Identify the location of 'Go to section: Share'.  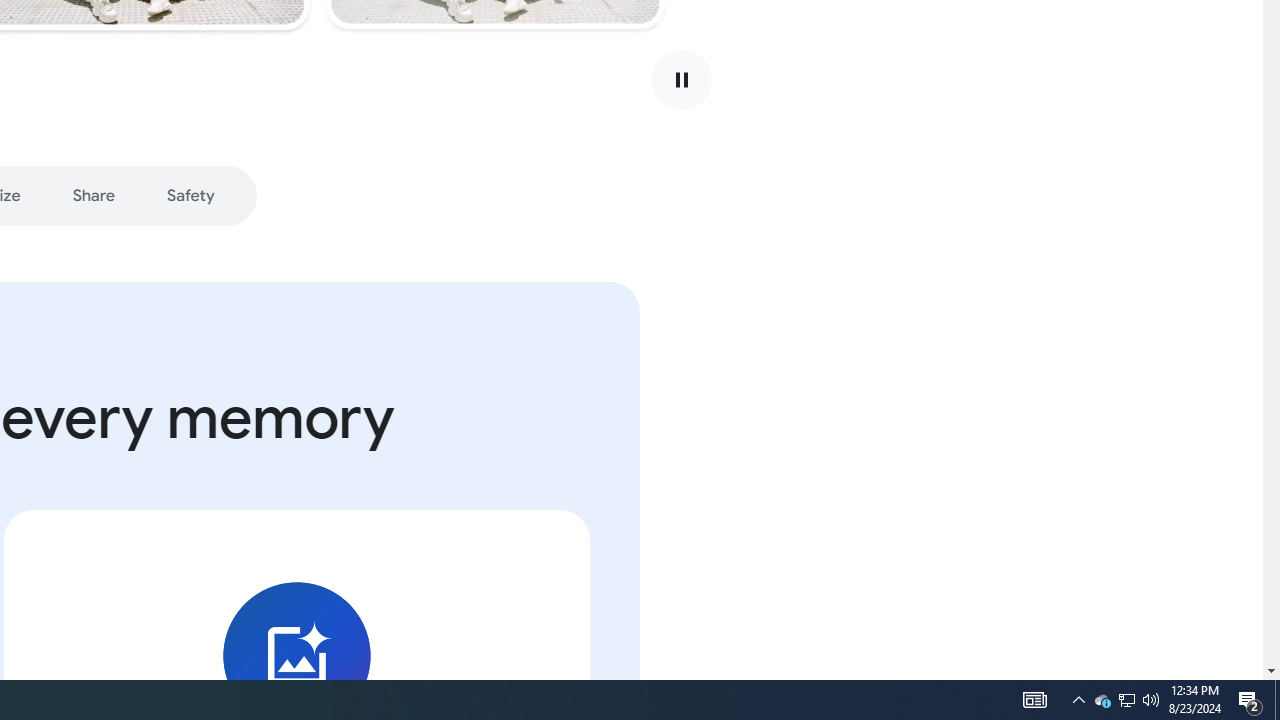
(92, 196).